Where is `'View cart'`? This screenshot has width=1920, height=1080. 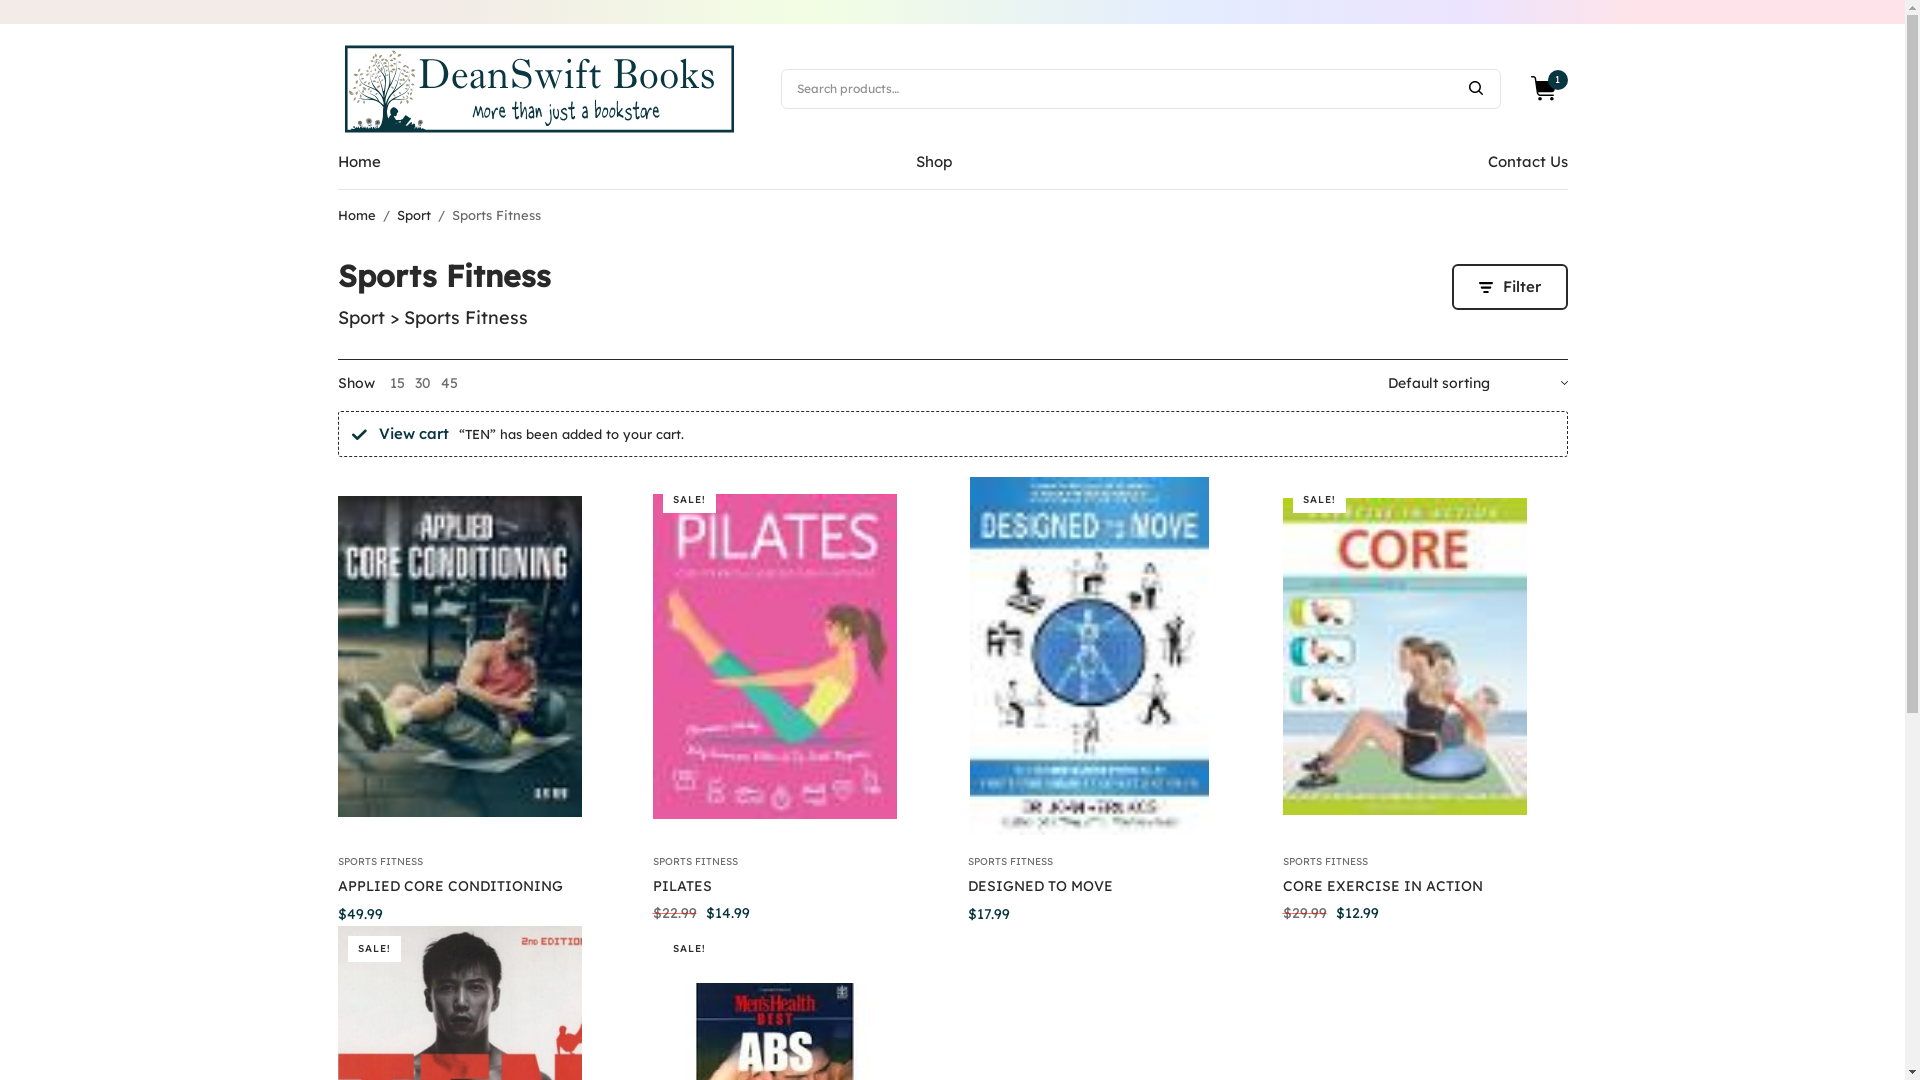
'View cart' is located at coordinates (411, 432).